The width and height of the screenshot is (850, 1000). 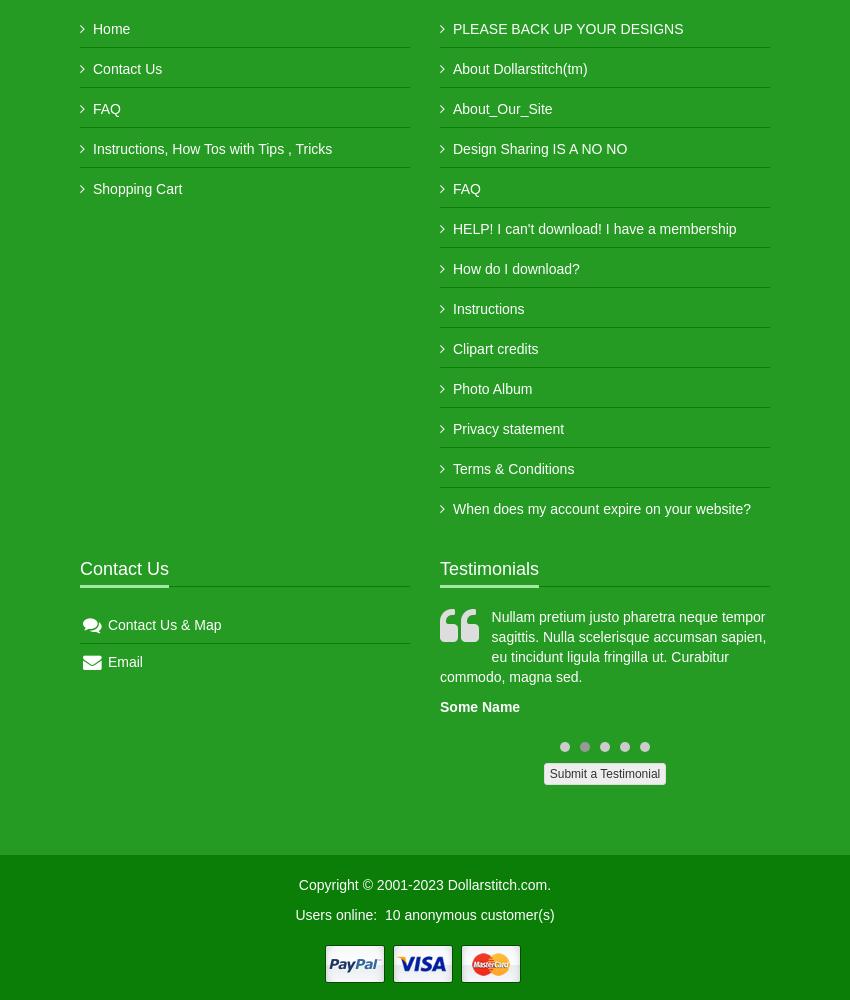 I want to click on 'About Dollarstitch(tm)', so click(x=451, y=68).